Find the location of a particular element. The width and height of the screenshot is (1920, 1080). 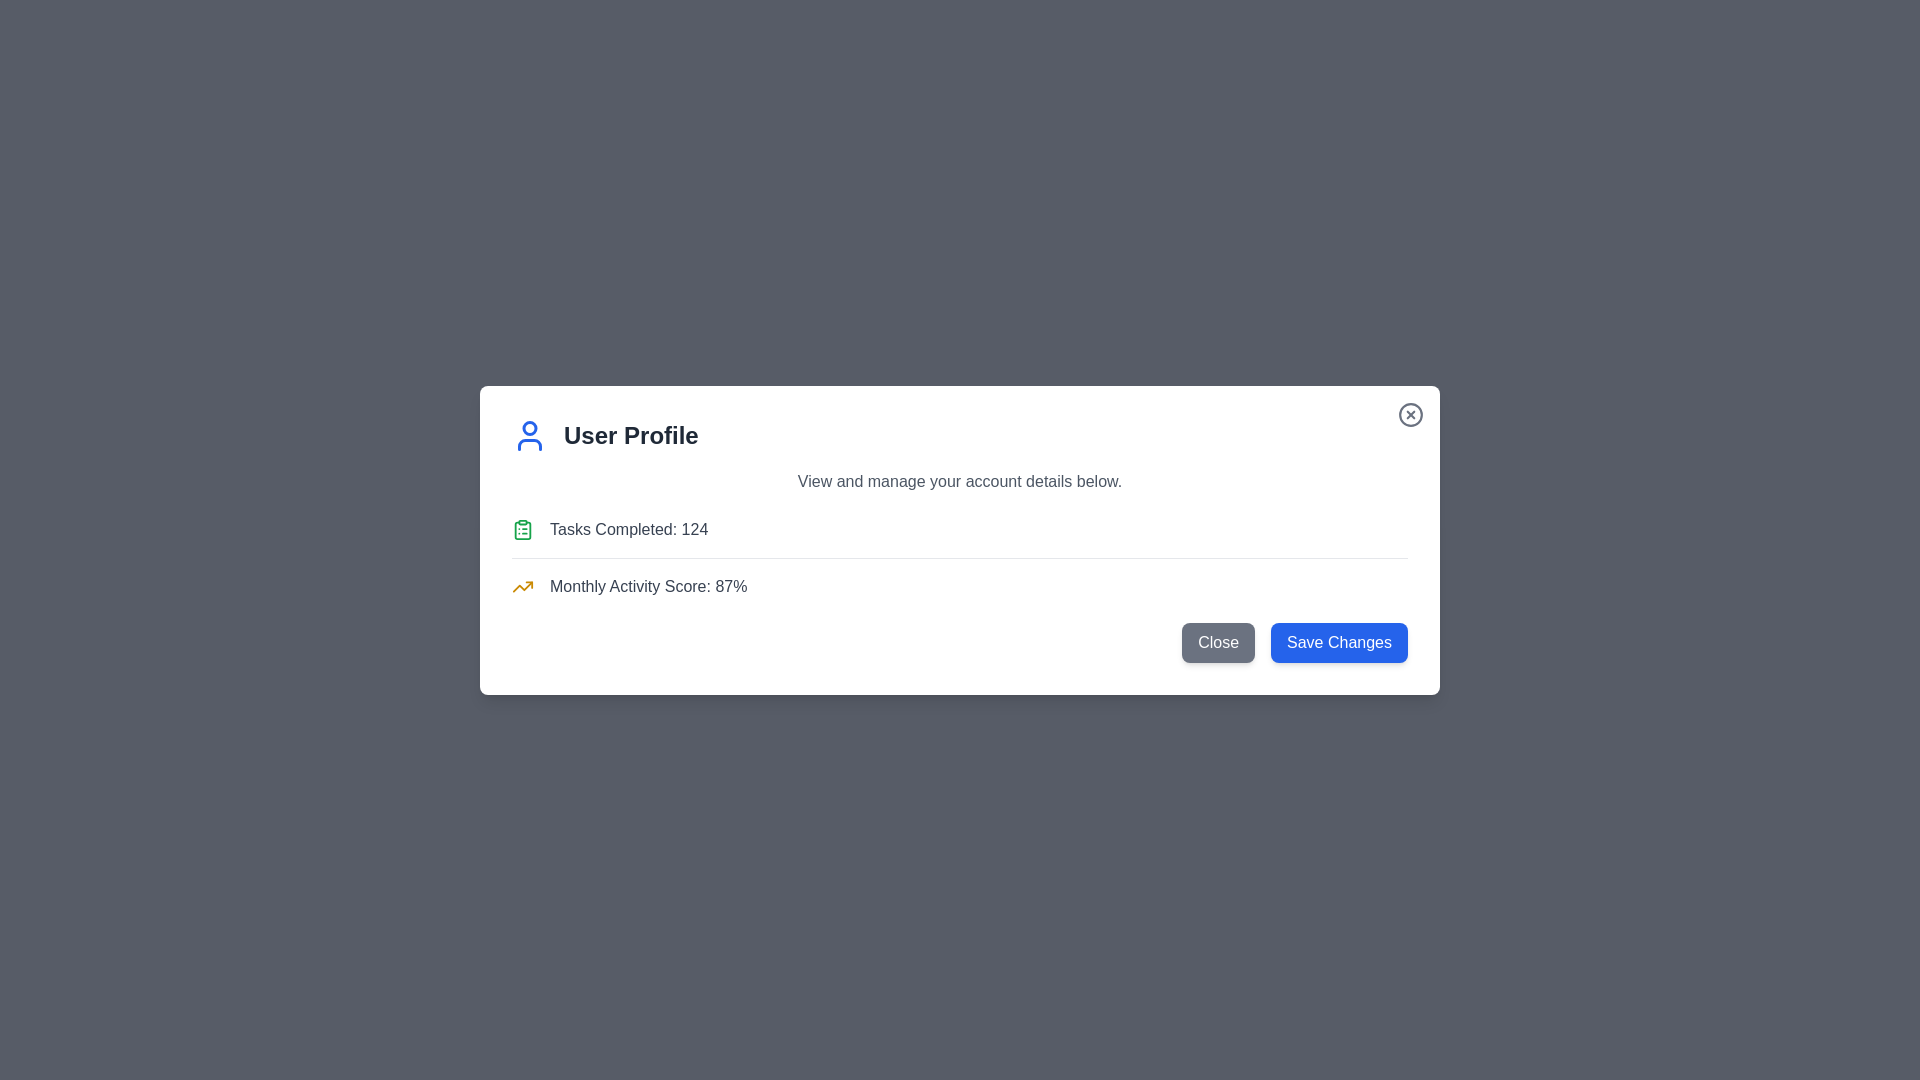

the green clipboard icon located to the left of the text 'Tasks Completed: 124' in the user profile interface is located at coordinates (523, 528).